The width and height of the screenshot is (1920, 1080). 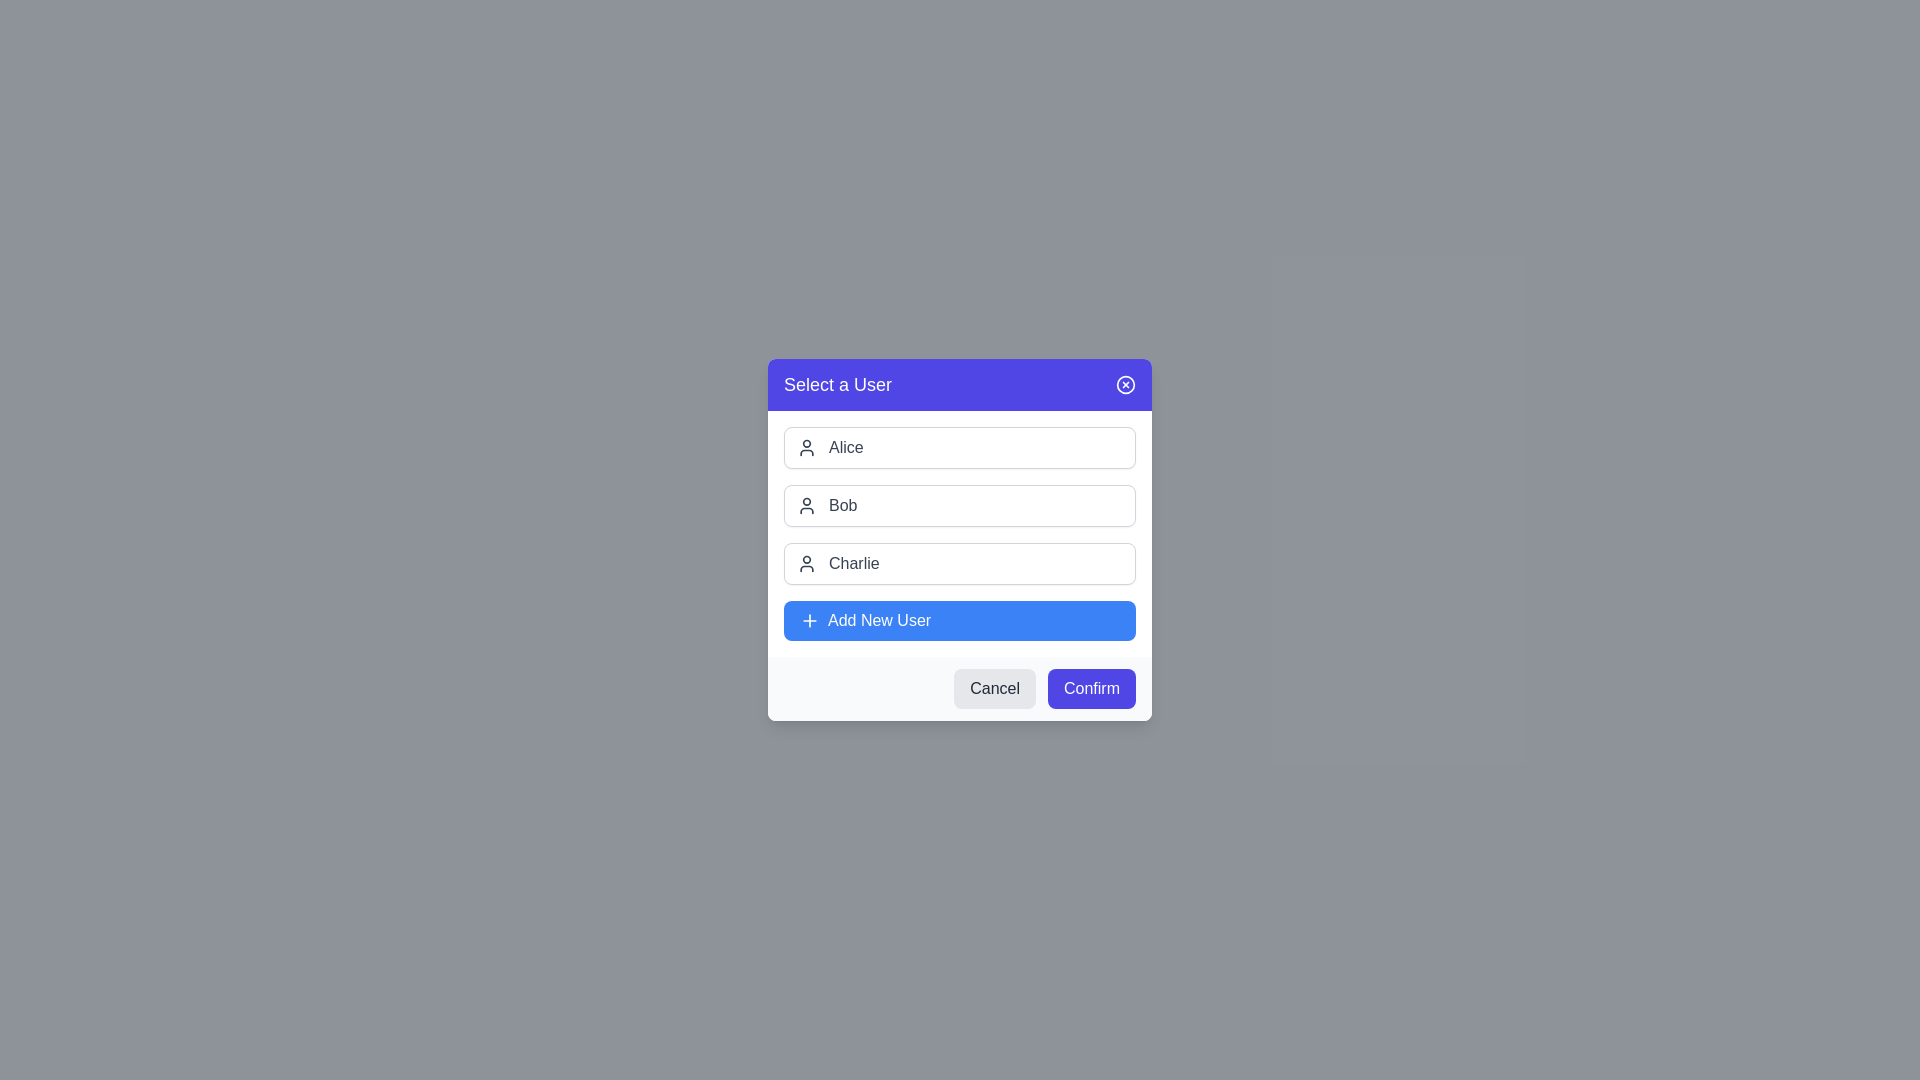 I want to click on the 'Alice' button, so click(x=960, y=446).